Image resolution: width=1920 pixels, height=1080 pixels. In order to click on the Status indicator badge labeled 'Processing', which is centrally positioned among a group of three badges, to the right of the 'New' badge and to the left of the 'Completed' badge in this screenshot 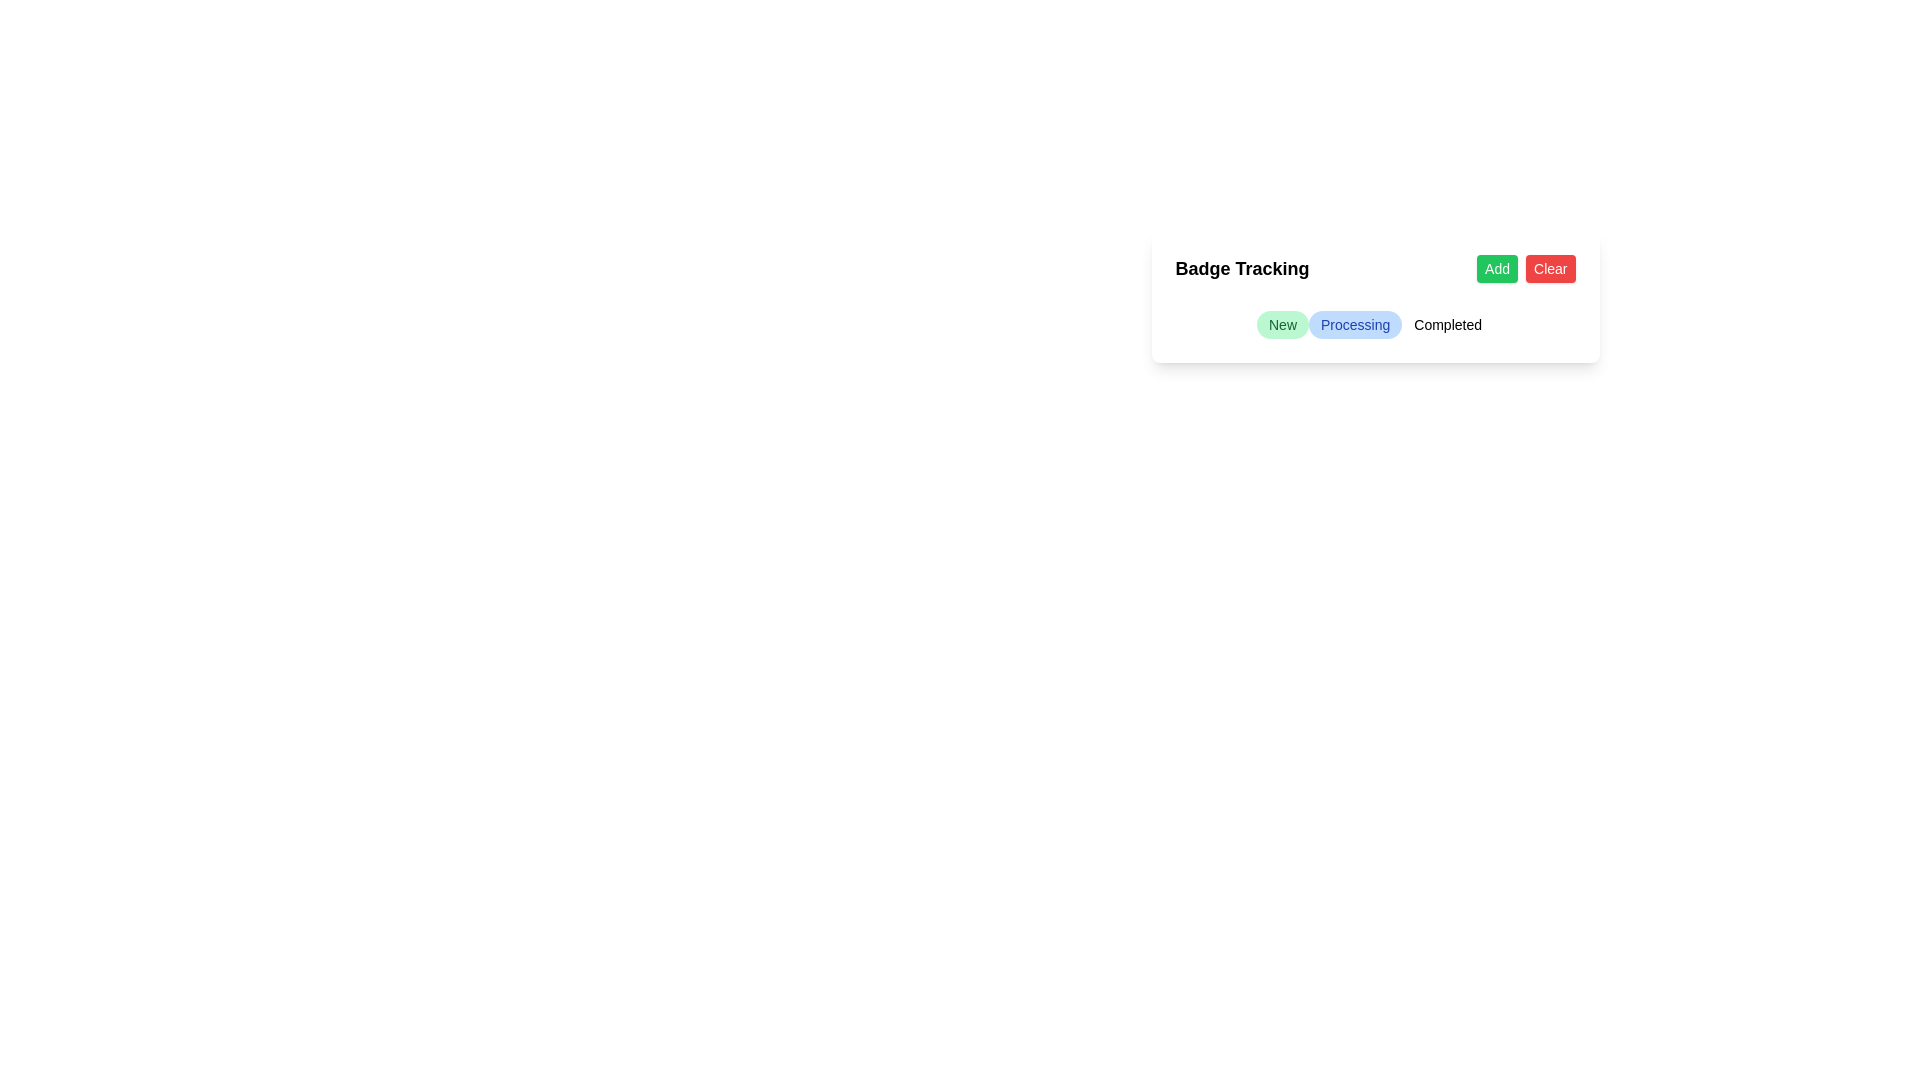, I will do `click(1355, 323)`.